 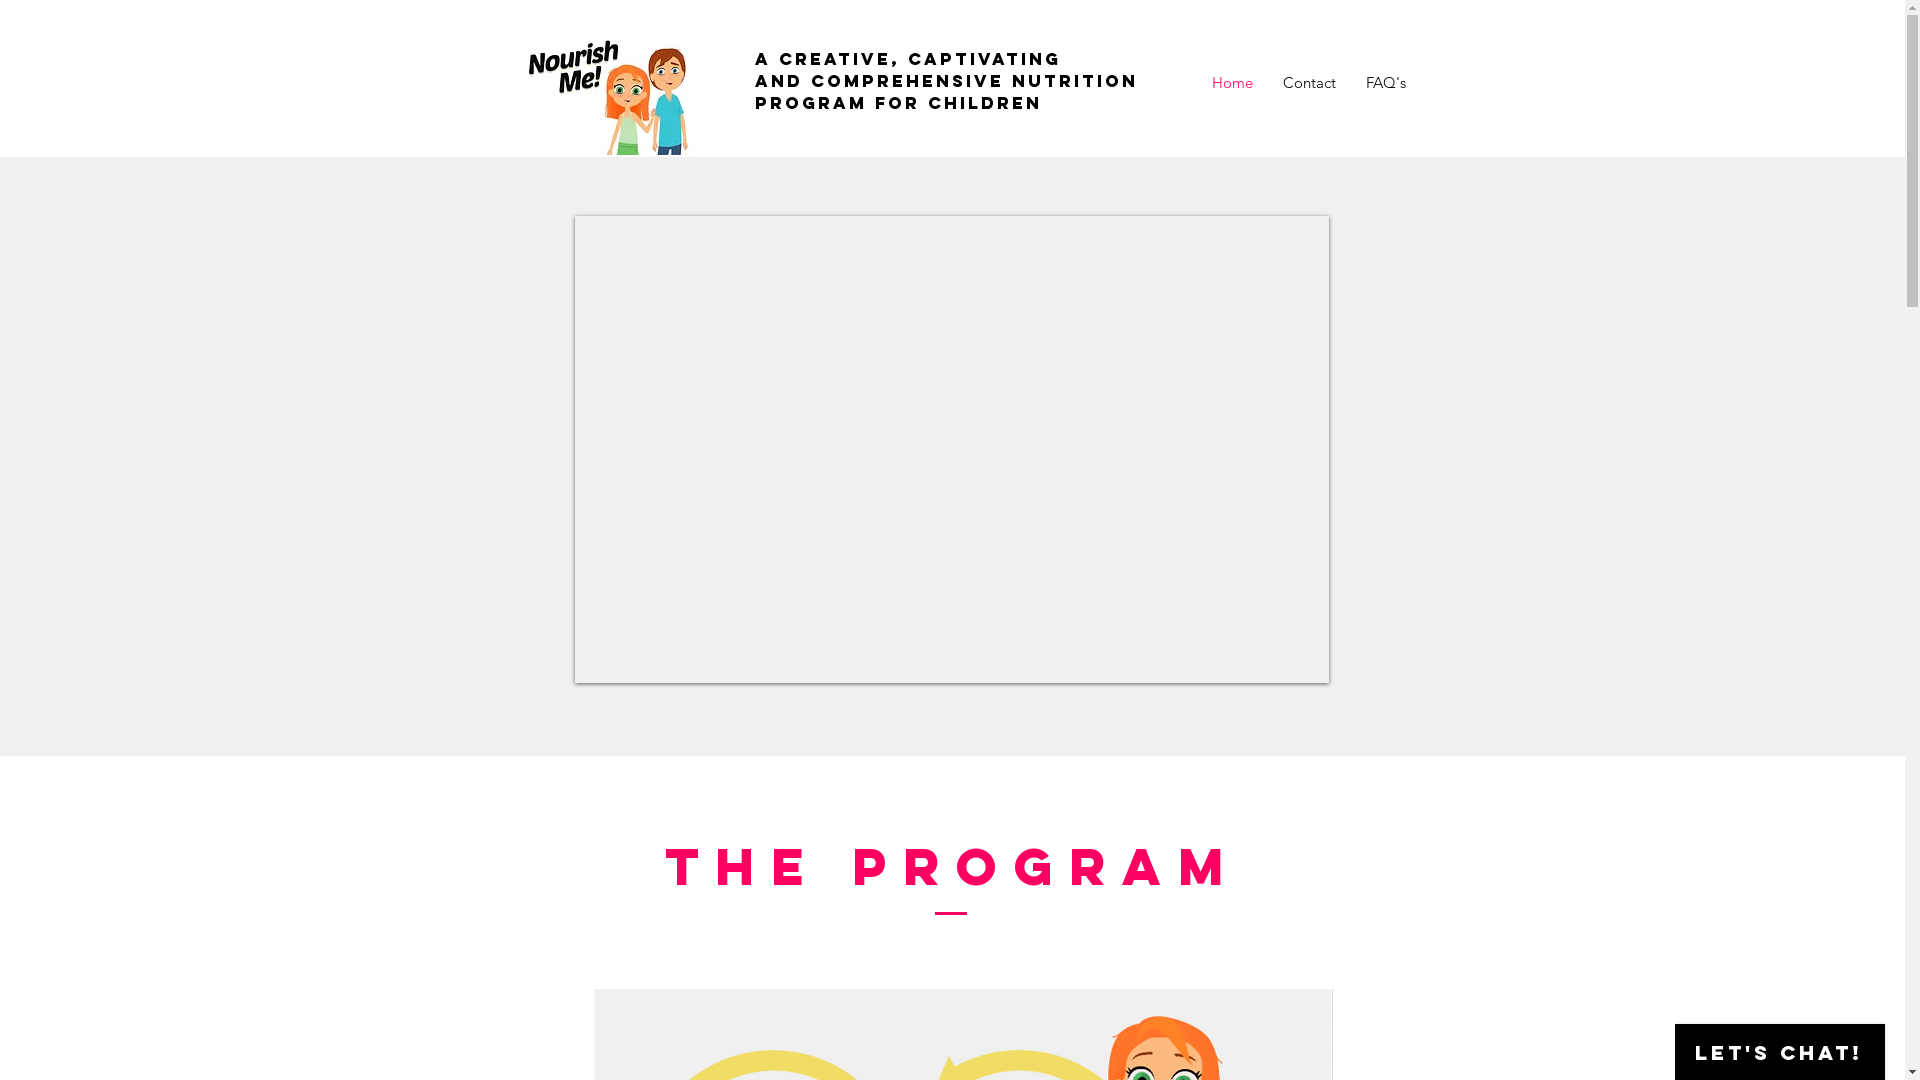 What do you see at coordinates (1230, 82) in the screenshot?
I see `'Home'` at bounding box center [1230, 82].